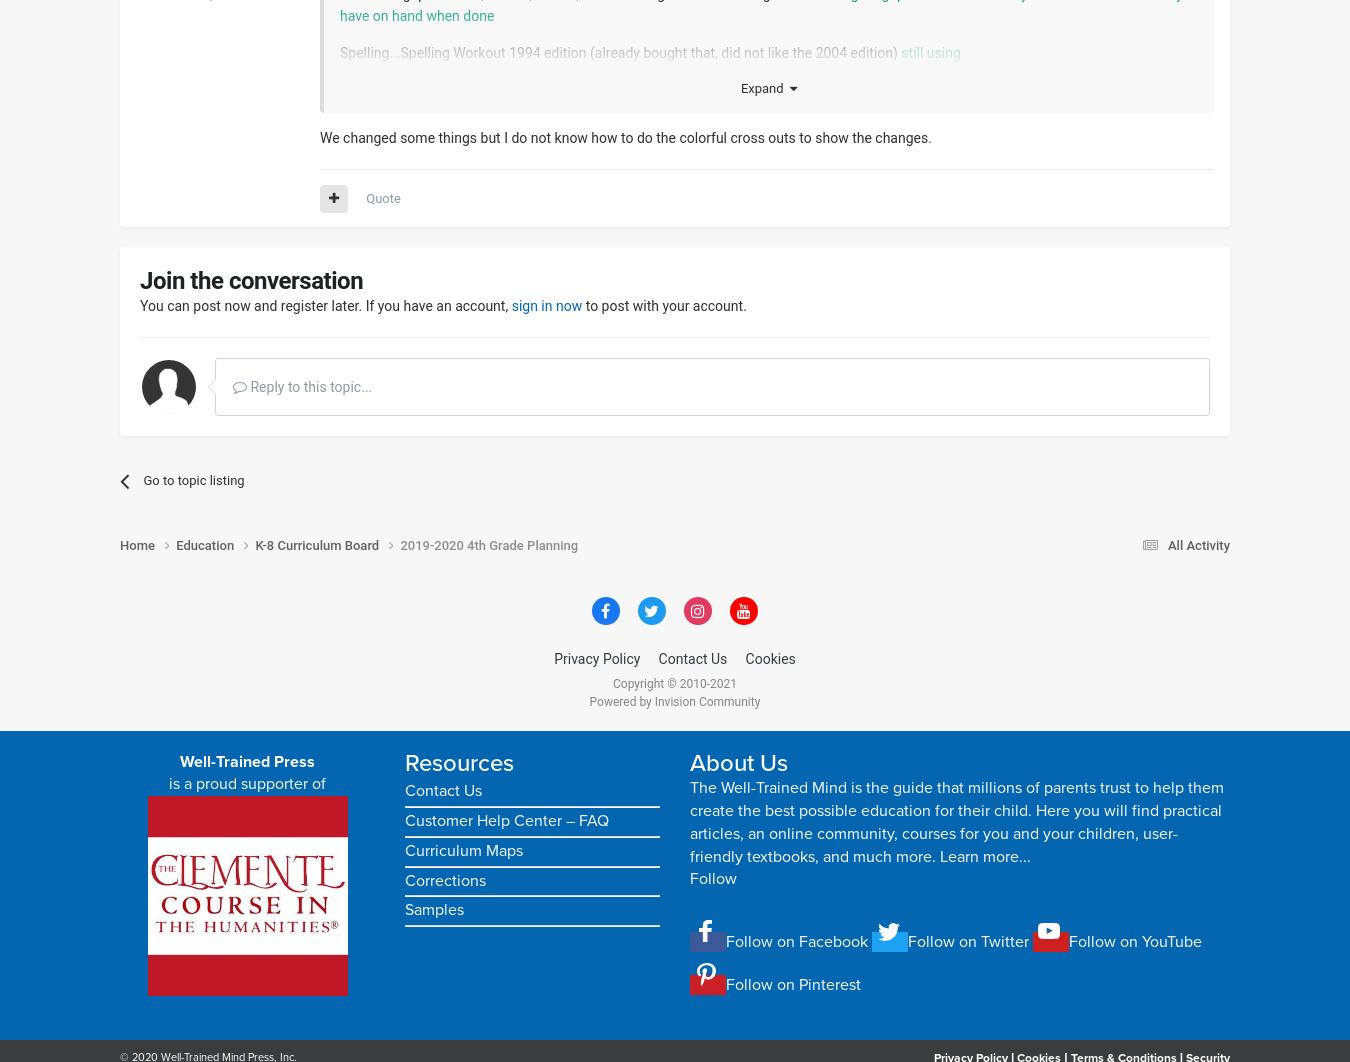  I want to click on 'Powered by Invision Community', so click(674, 701).